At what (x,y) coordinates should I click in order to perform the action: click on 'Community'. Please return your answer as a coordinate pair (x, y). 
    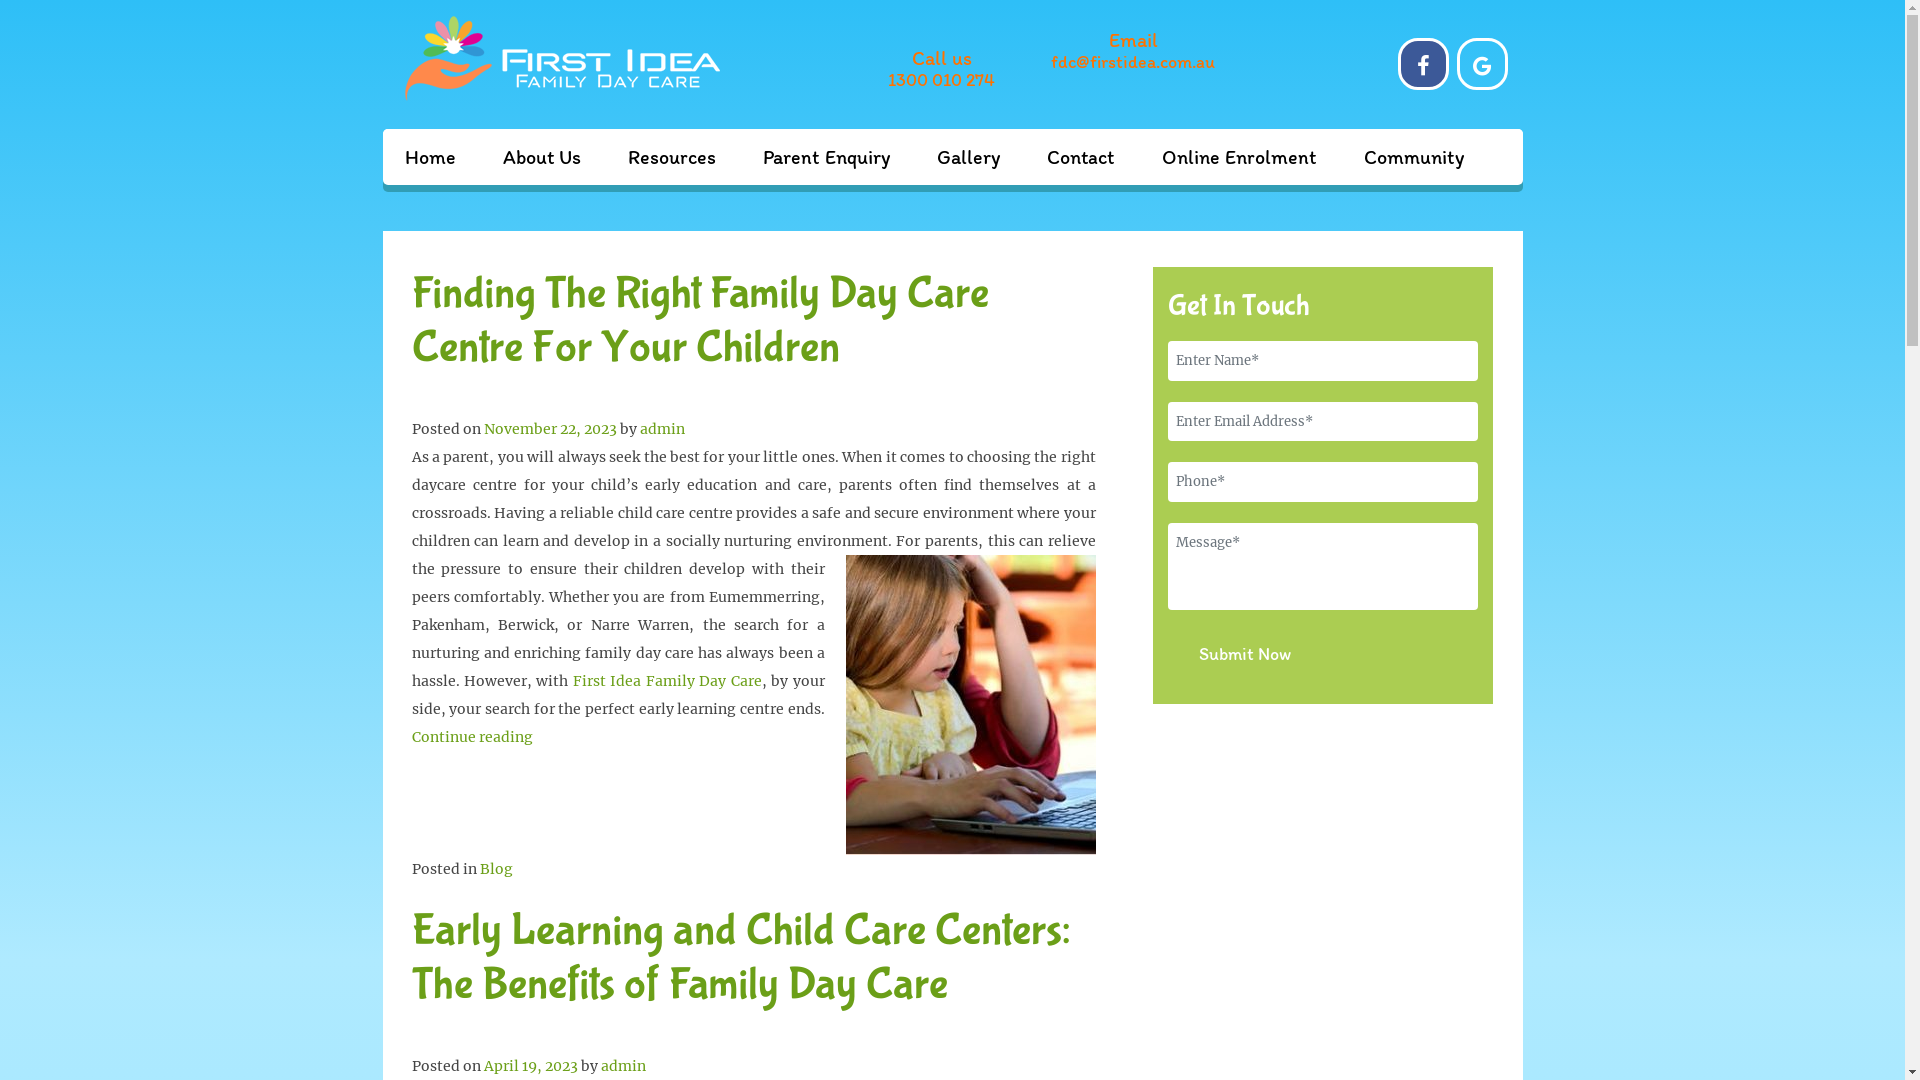
    Looking at the image, I should click on (1413, 156).